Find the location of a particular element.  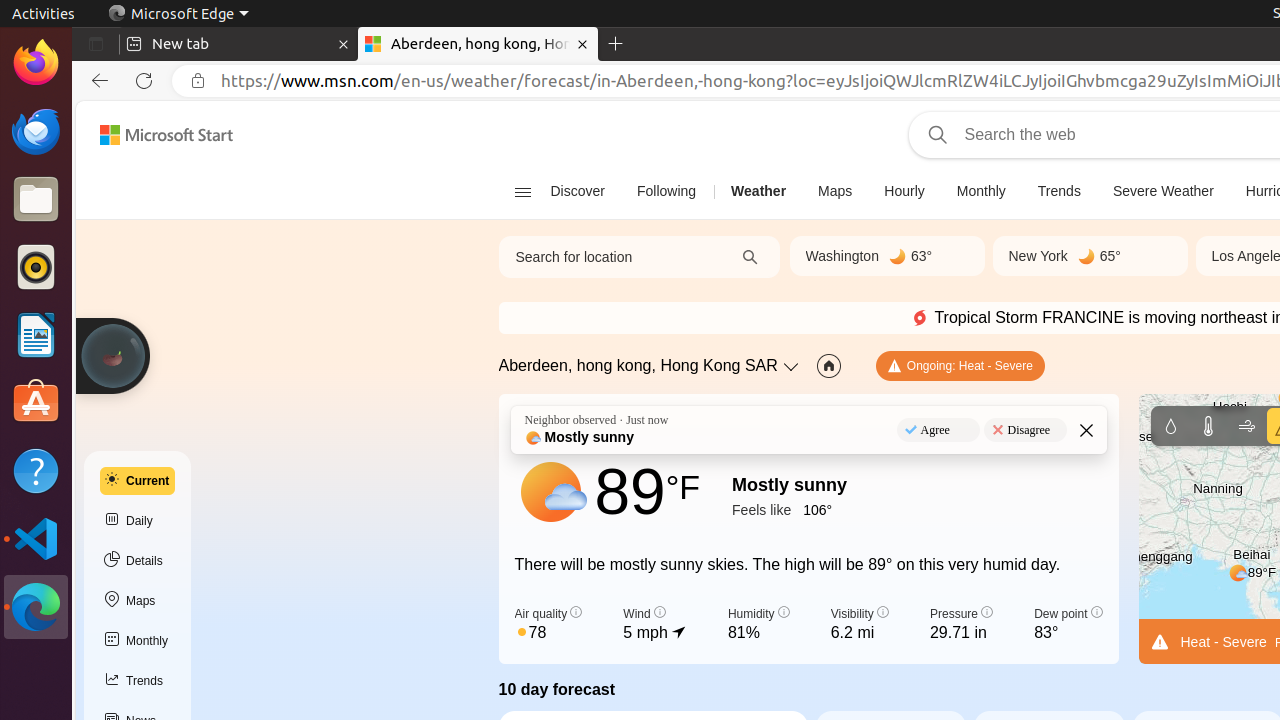

'Ubuntu Software' is located at coordinates (35, 403).